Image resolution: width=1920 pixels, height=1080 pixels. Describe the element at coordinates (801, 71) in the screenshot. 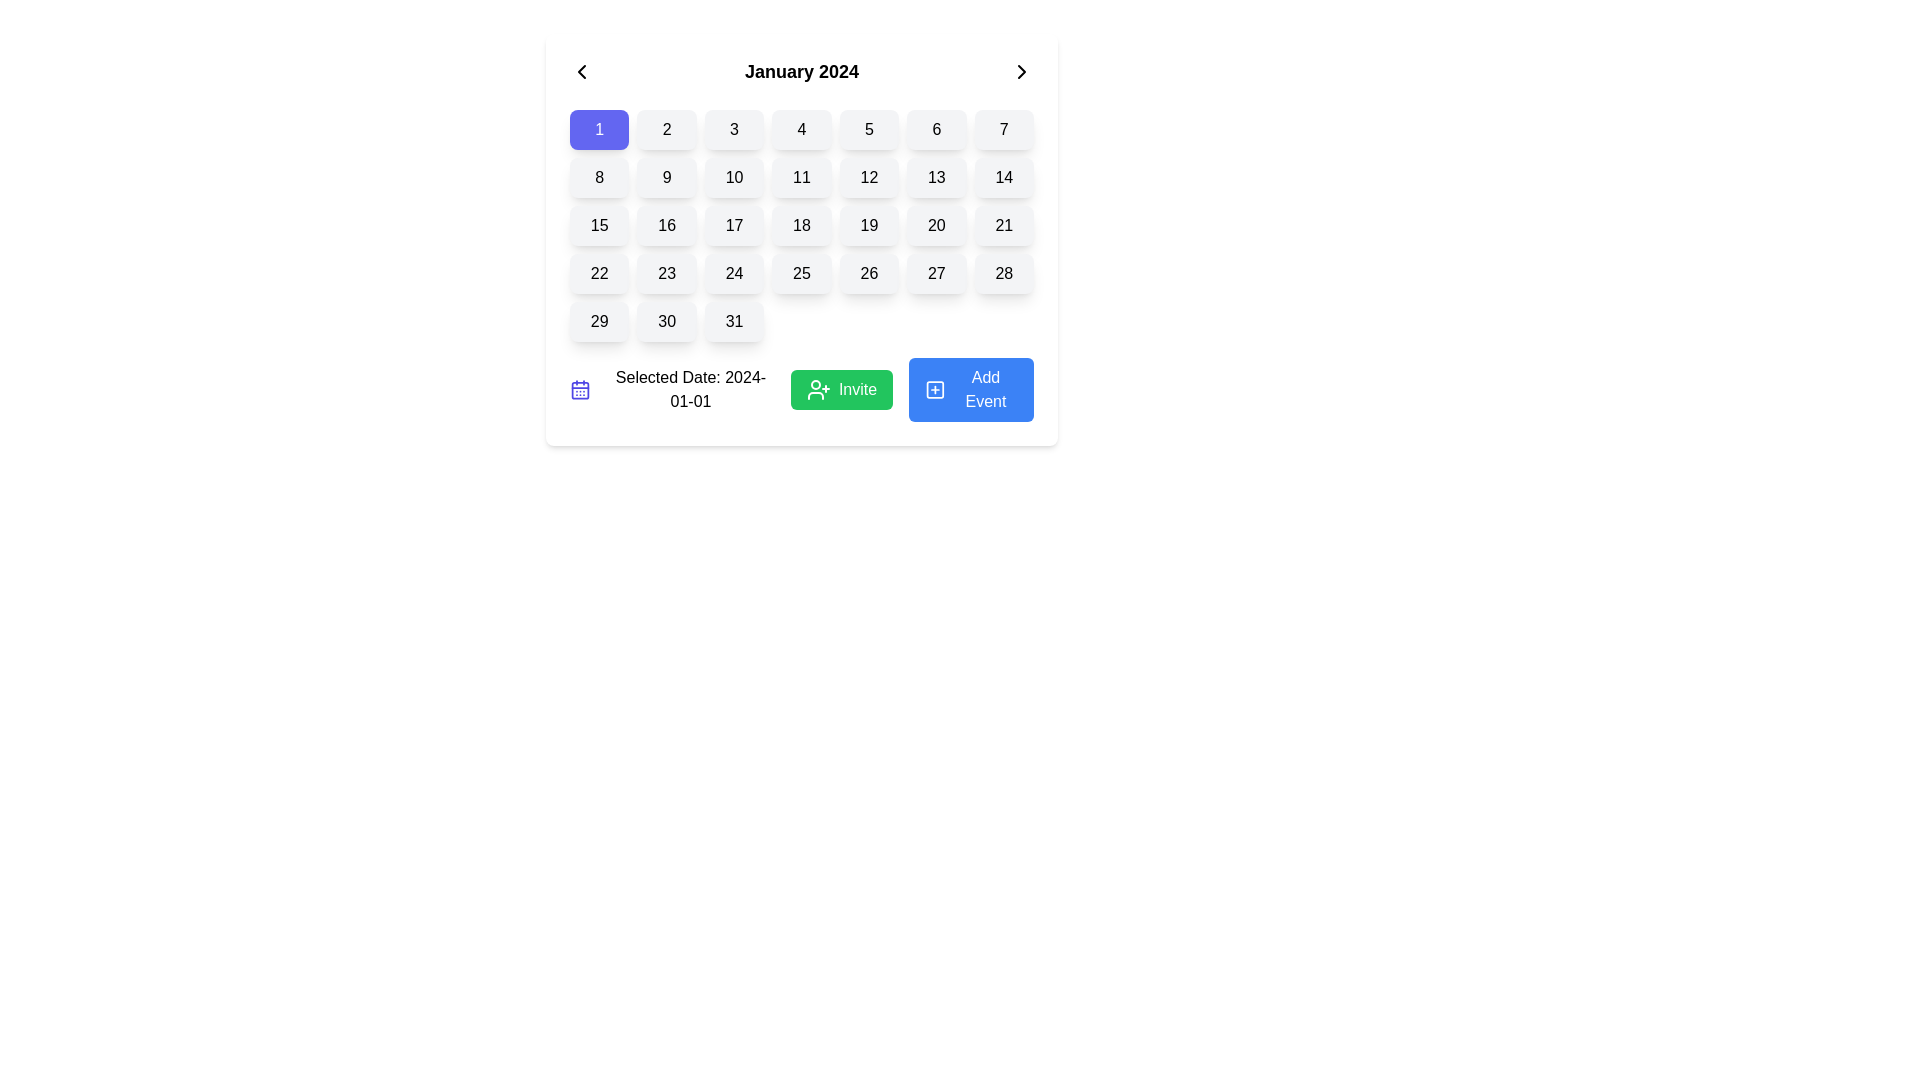

I see `the non-interactive Text Label that indicates the currently displayed month and year of the calendar, located at the top center of the calendar interface` at that location.